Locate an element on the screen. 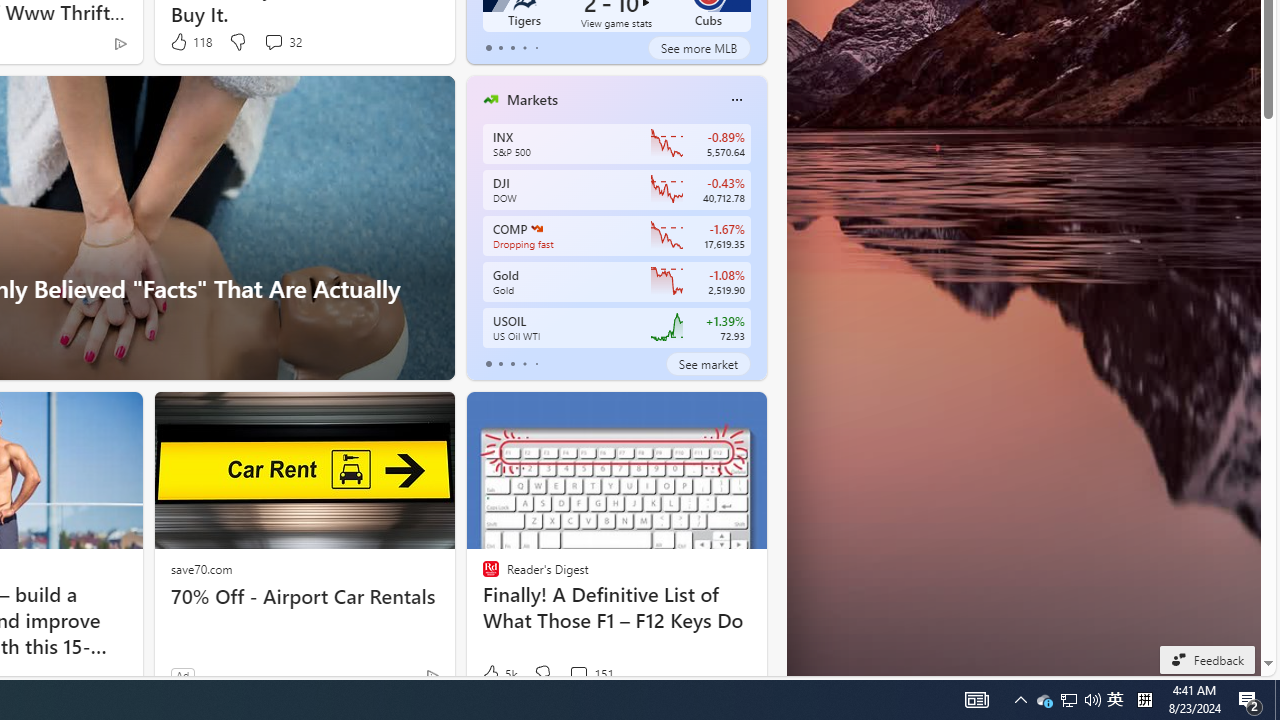 The width and height of the screenshot is (1280, 720). '5k Like' is located at coordinates (498, 674).